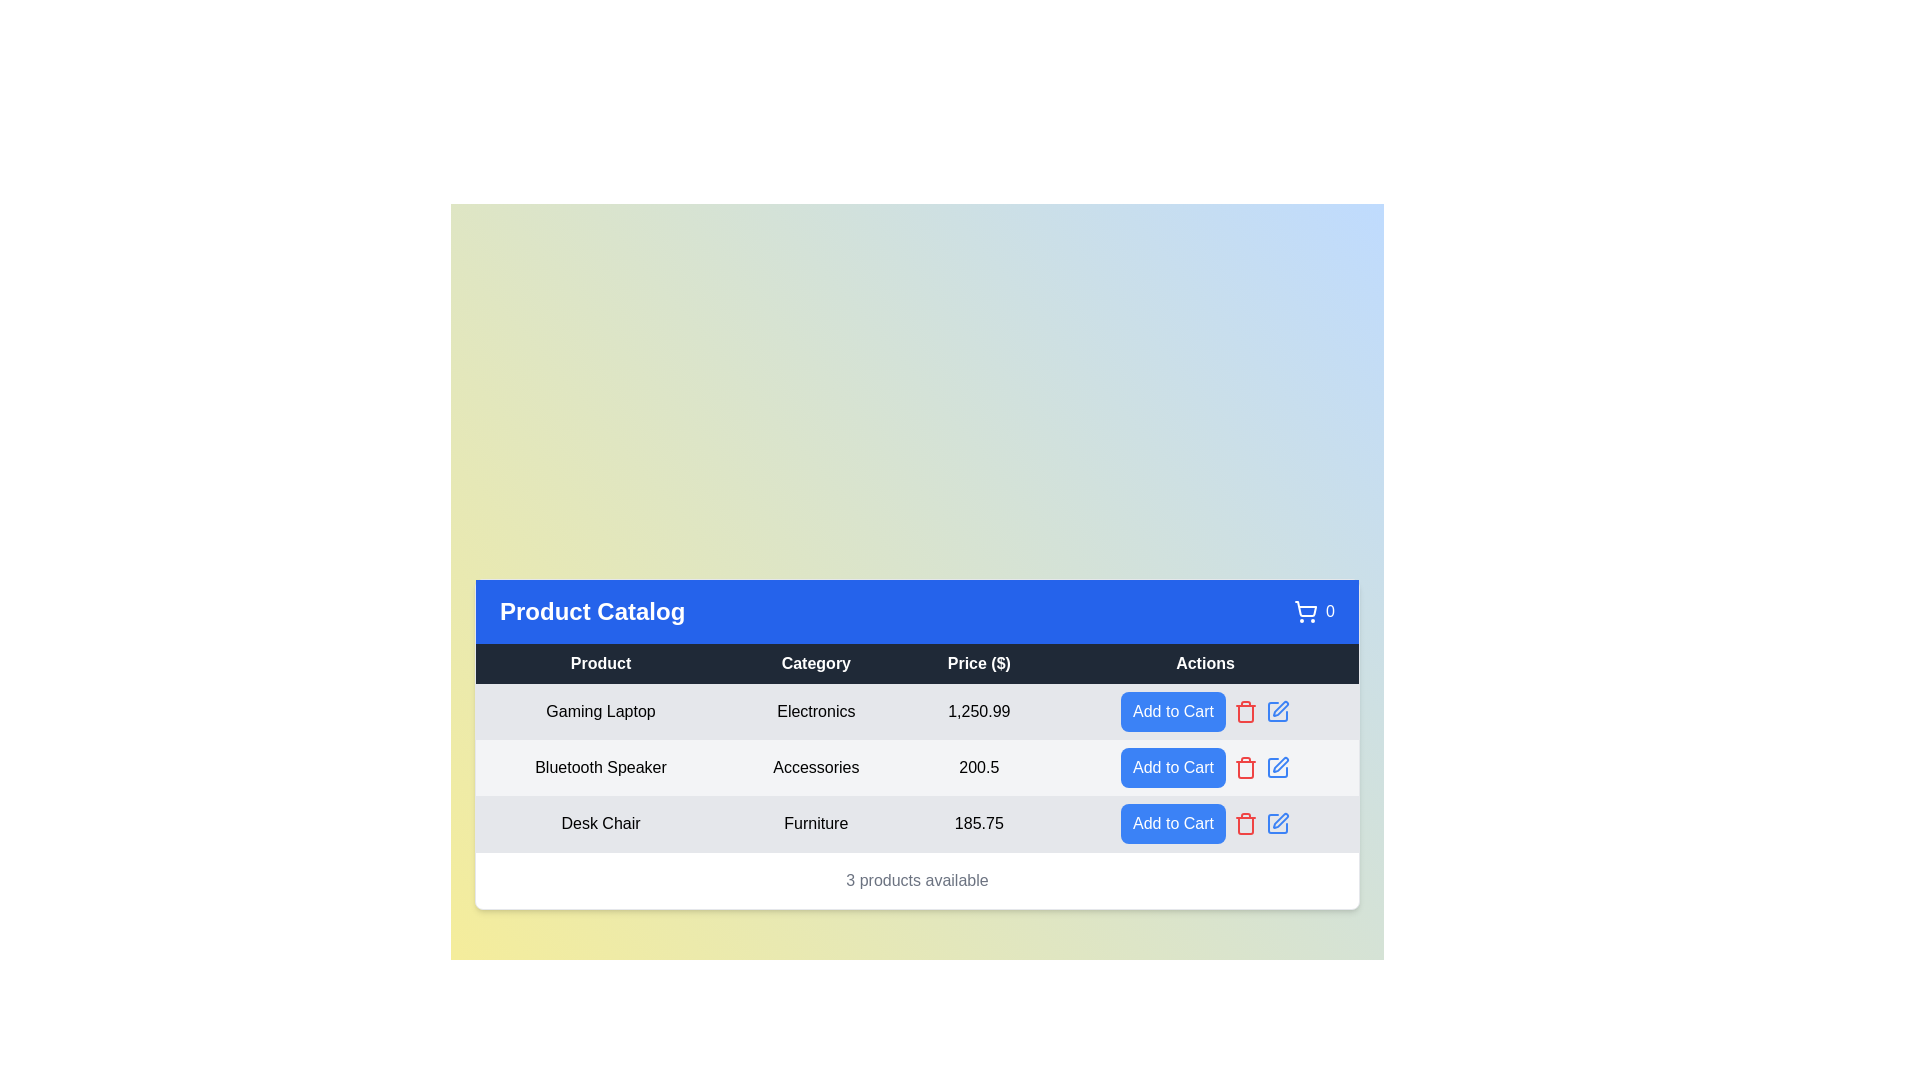 The height and width of the screenshot is (1080, 1920). Describe the element at coordinates (1204, 823) in the screenshot. I see `the first button in the horizontal group under the 'Actions' column in the last row of the product table` at that location.